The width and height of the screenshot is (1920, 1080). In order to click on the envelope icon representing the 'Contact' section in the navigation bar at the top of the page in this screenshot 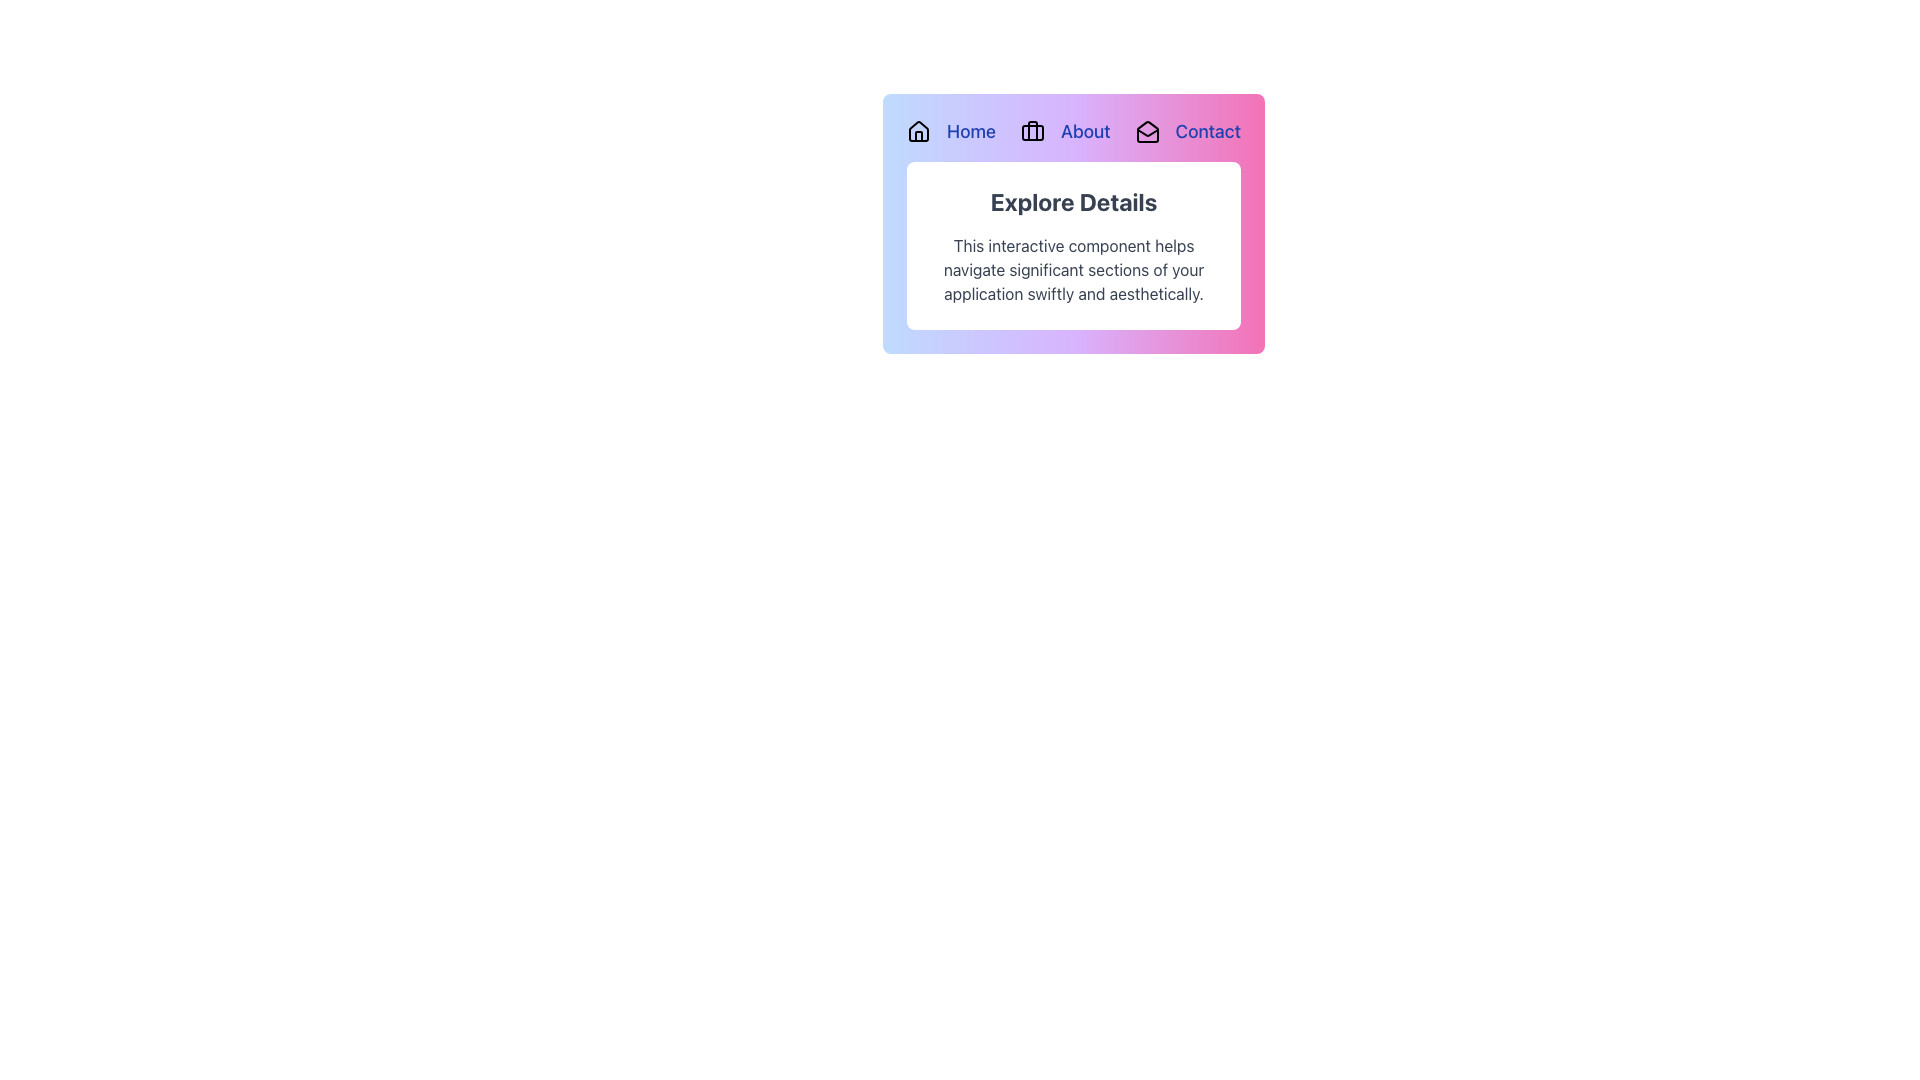, I will do `click(1147, 131)`.